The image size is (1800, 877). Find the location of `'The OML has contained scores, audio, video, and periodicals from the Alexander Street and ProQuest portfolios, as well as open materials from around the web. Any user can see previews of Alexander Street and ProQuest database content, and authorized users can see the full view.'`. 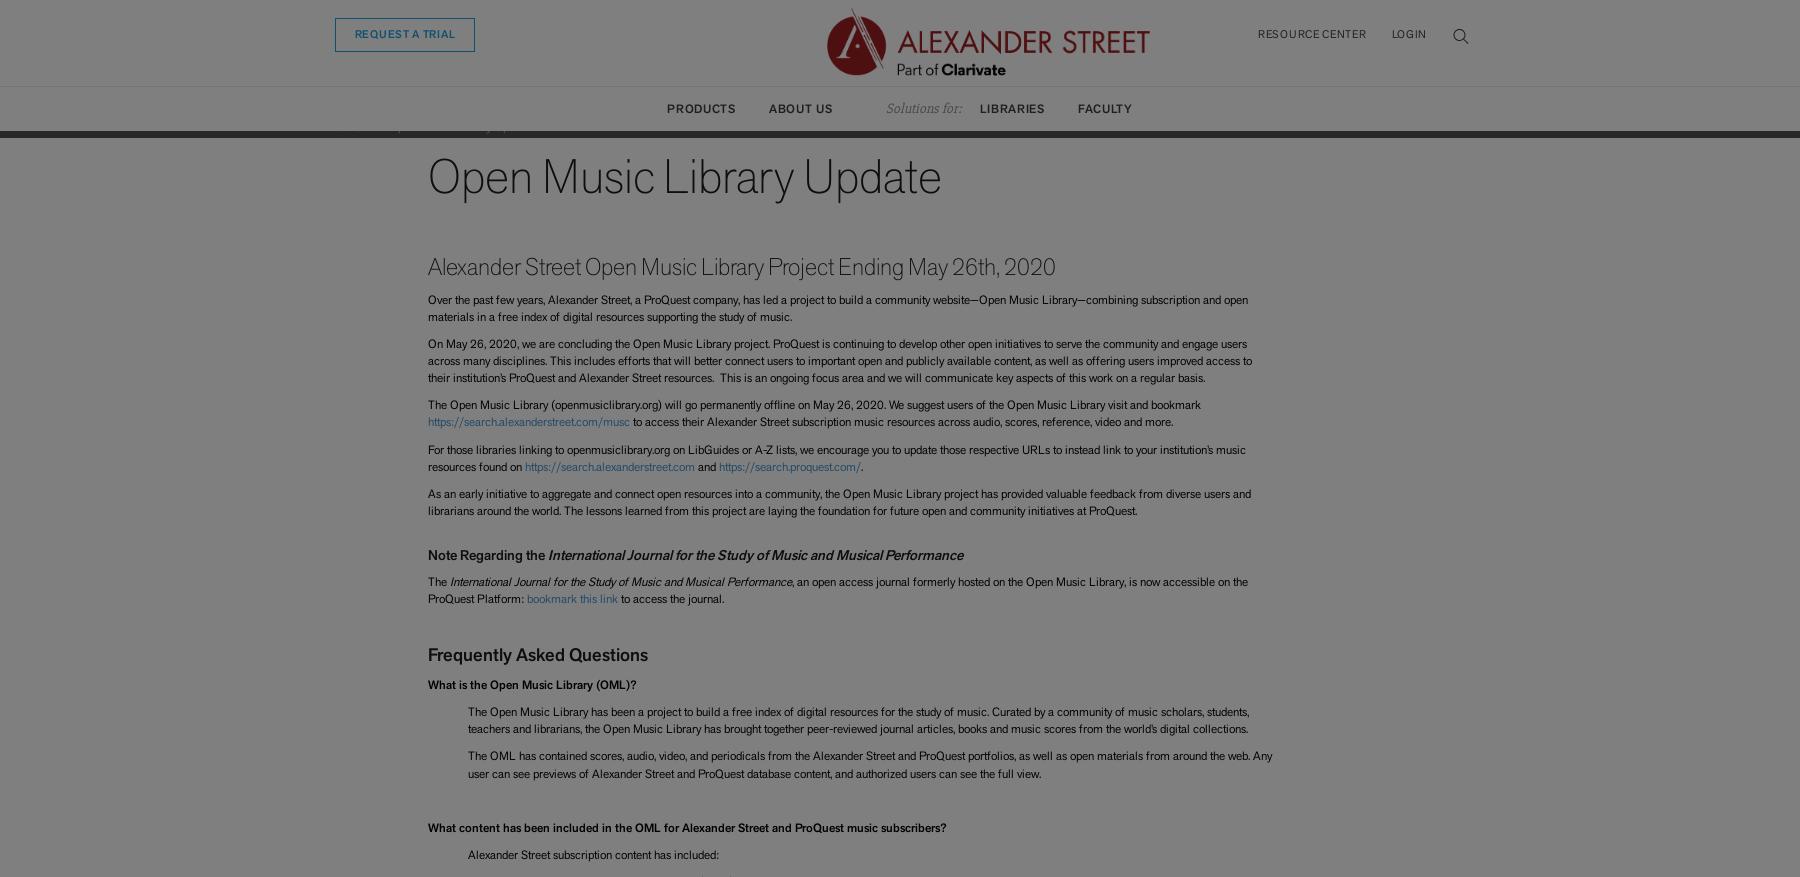

'The OML has contained scores, audio, video, and periodicals from the Alexander Street and ProQuest portfolios, as well as open materials from around the web. Any user can see previews of Alexander Street and ProQuest database content, and authorized users can see the full view.' is located at coordinates (869, 764).